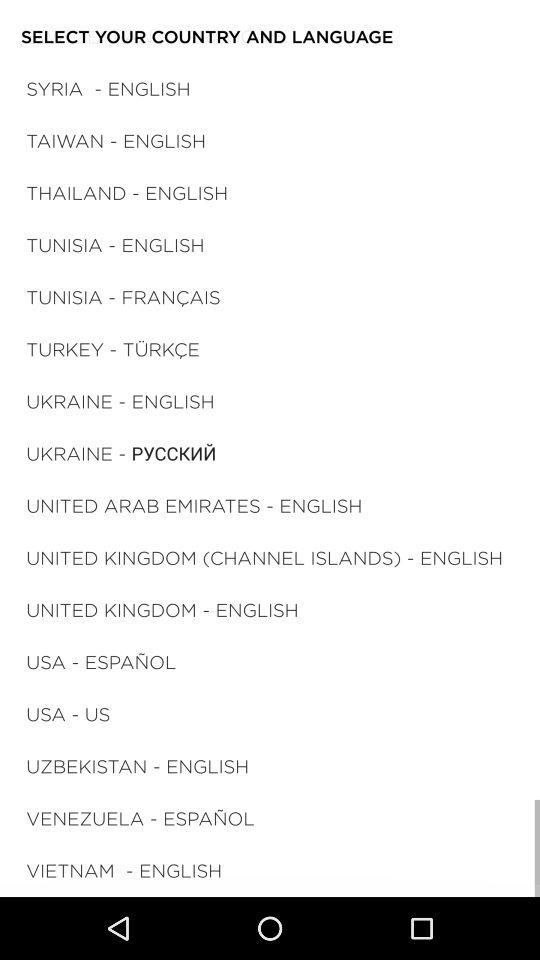  What do you see at coordinates (139, 818) in the screenshot?
I see `the item above vietnam  - english icon` at bounding box center [139, 818].